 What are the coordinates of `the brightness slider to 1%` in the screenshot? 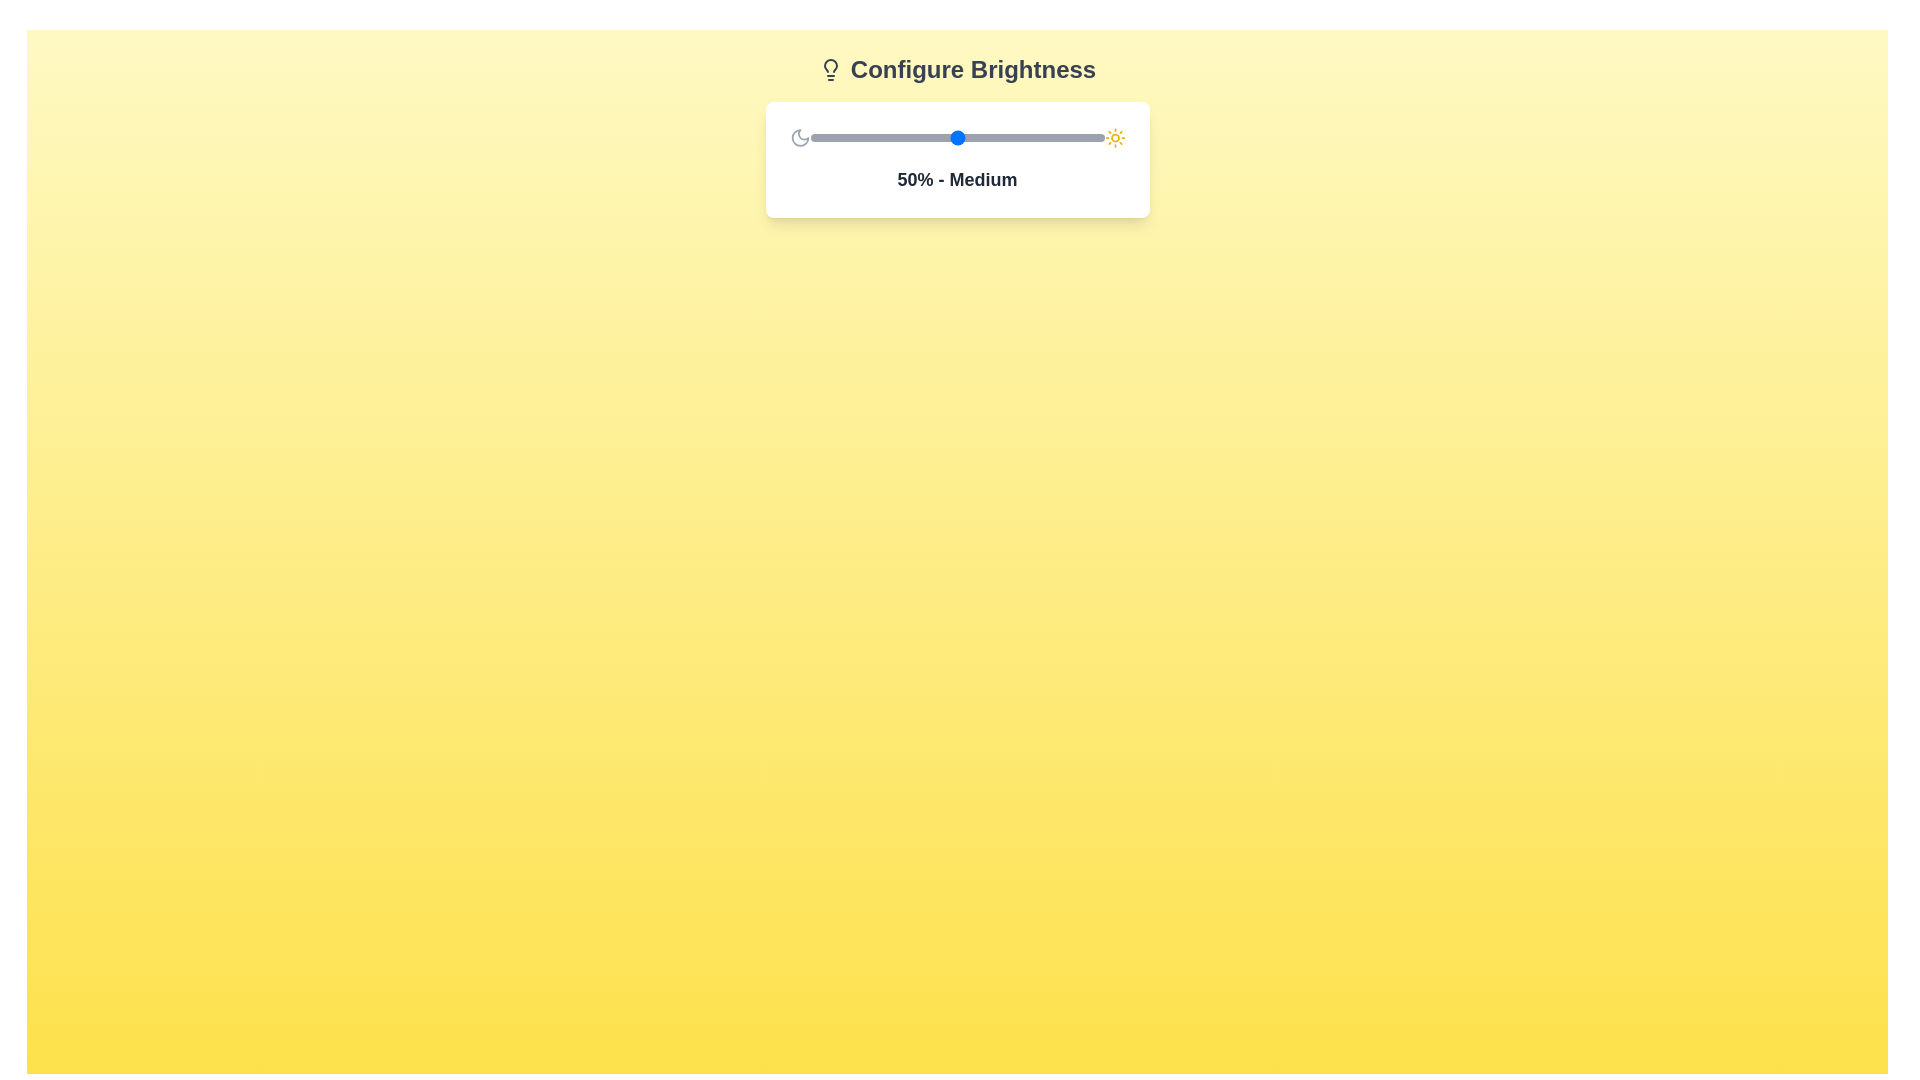 It's located at (813, 137).